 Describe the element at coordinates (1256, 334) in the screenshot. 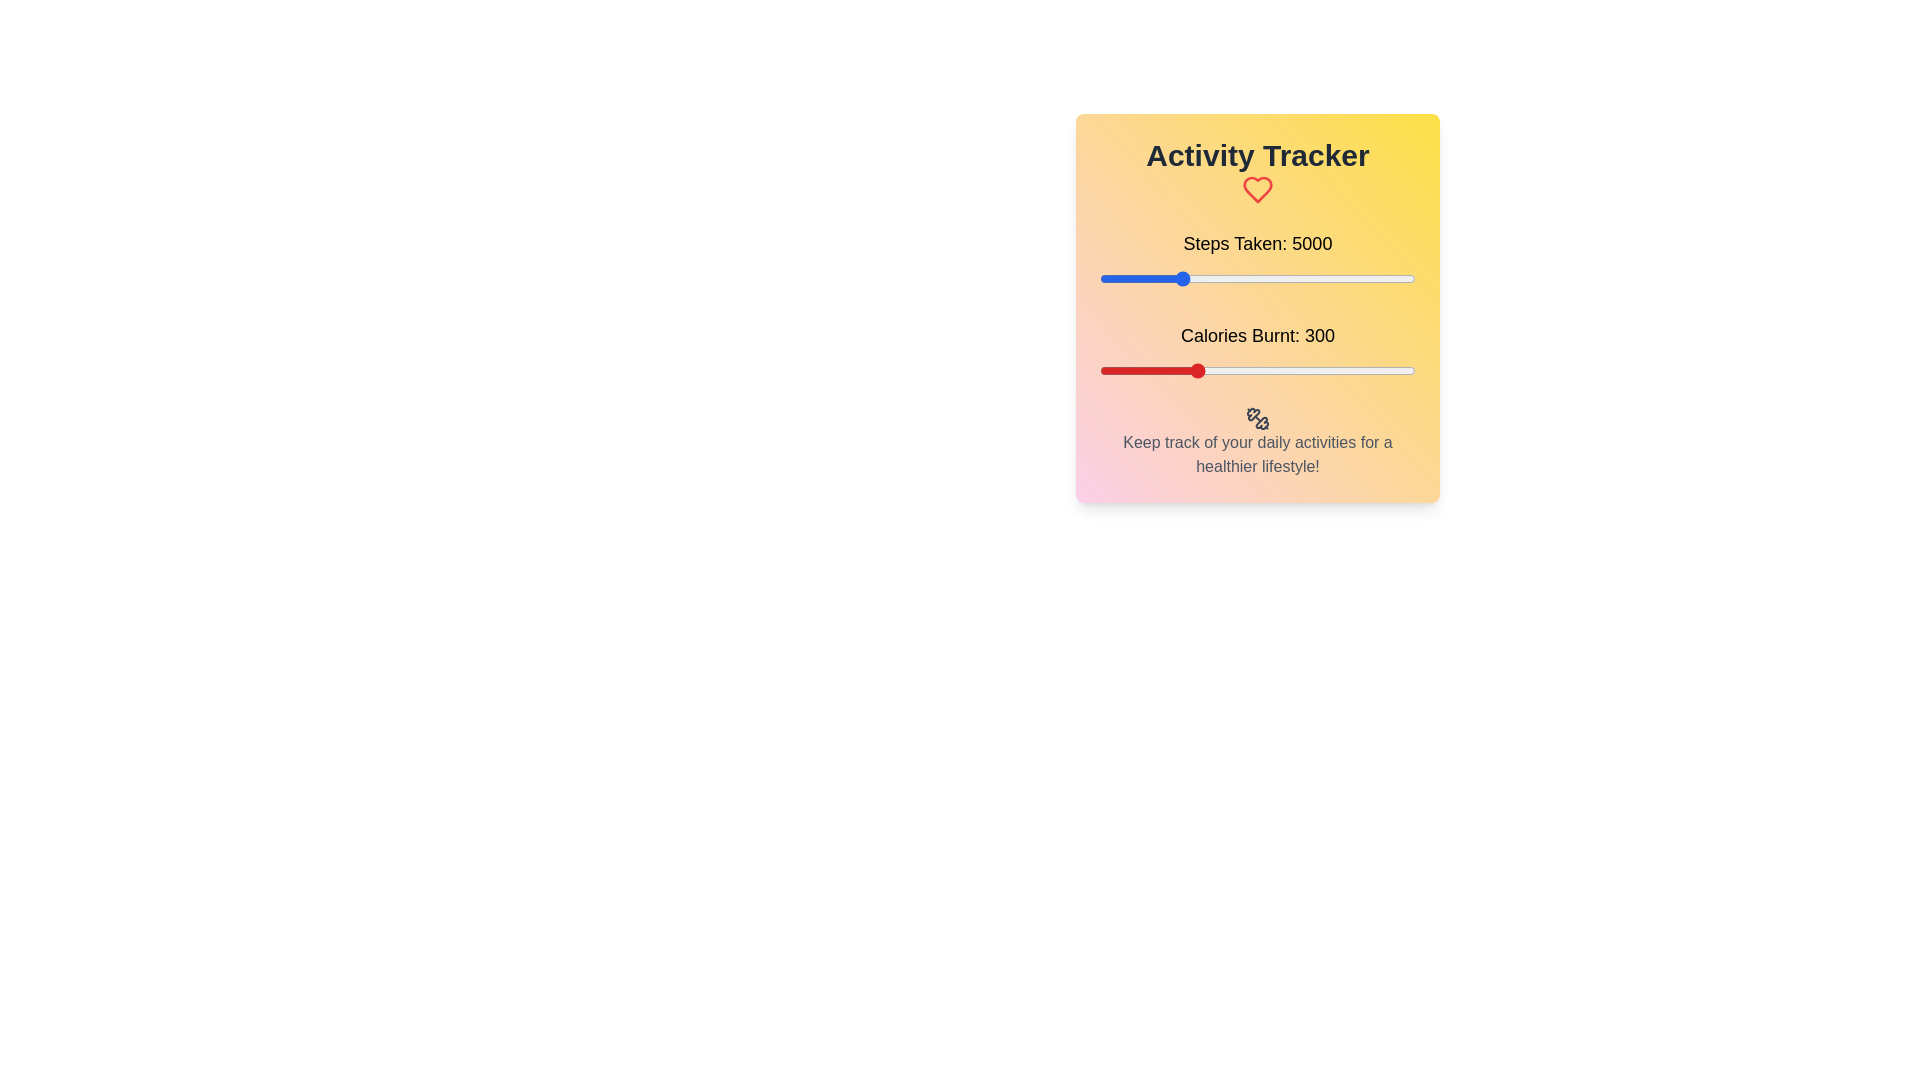

I see `the text label displaying 'Calories Burnt: 300', which is centered in the activity tracking section, located below 'Steps Taken: 5000'` at that location.